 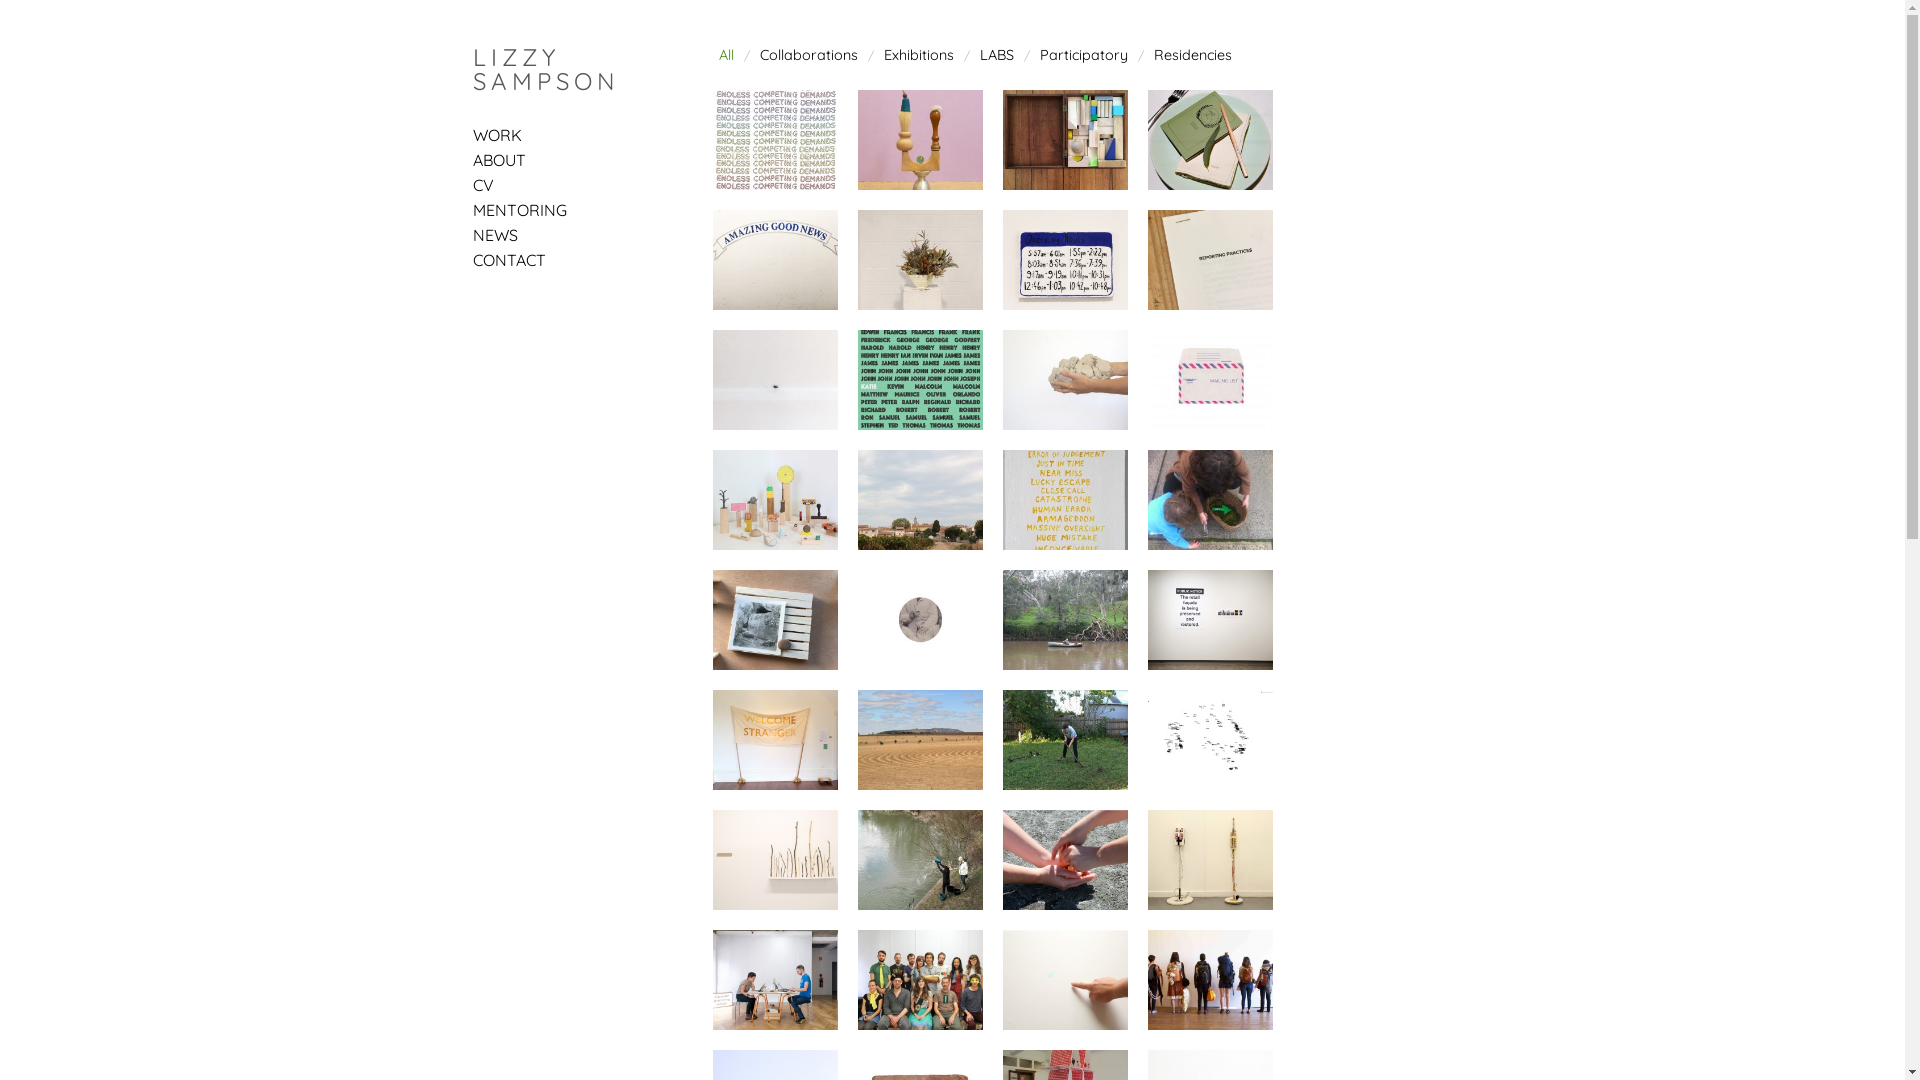 I want to click on 'CONTACT', so click(x=470, y=258).